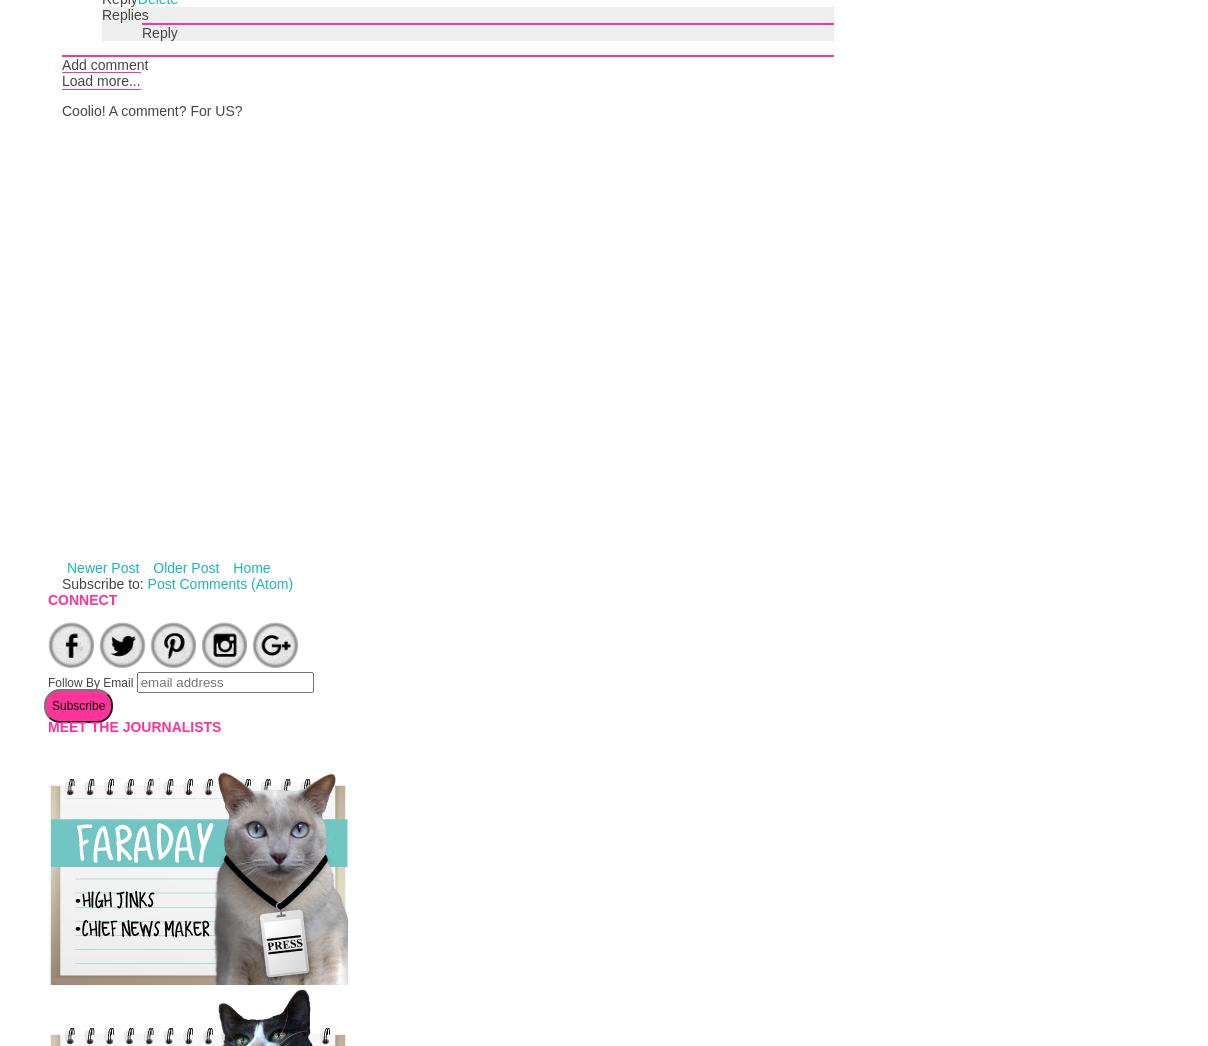 The width and height of the screenshot is (1208, 1046). Describe the element at coordinates (153, 566) in the screenshot. I see `'Older Post'` at that location.